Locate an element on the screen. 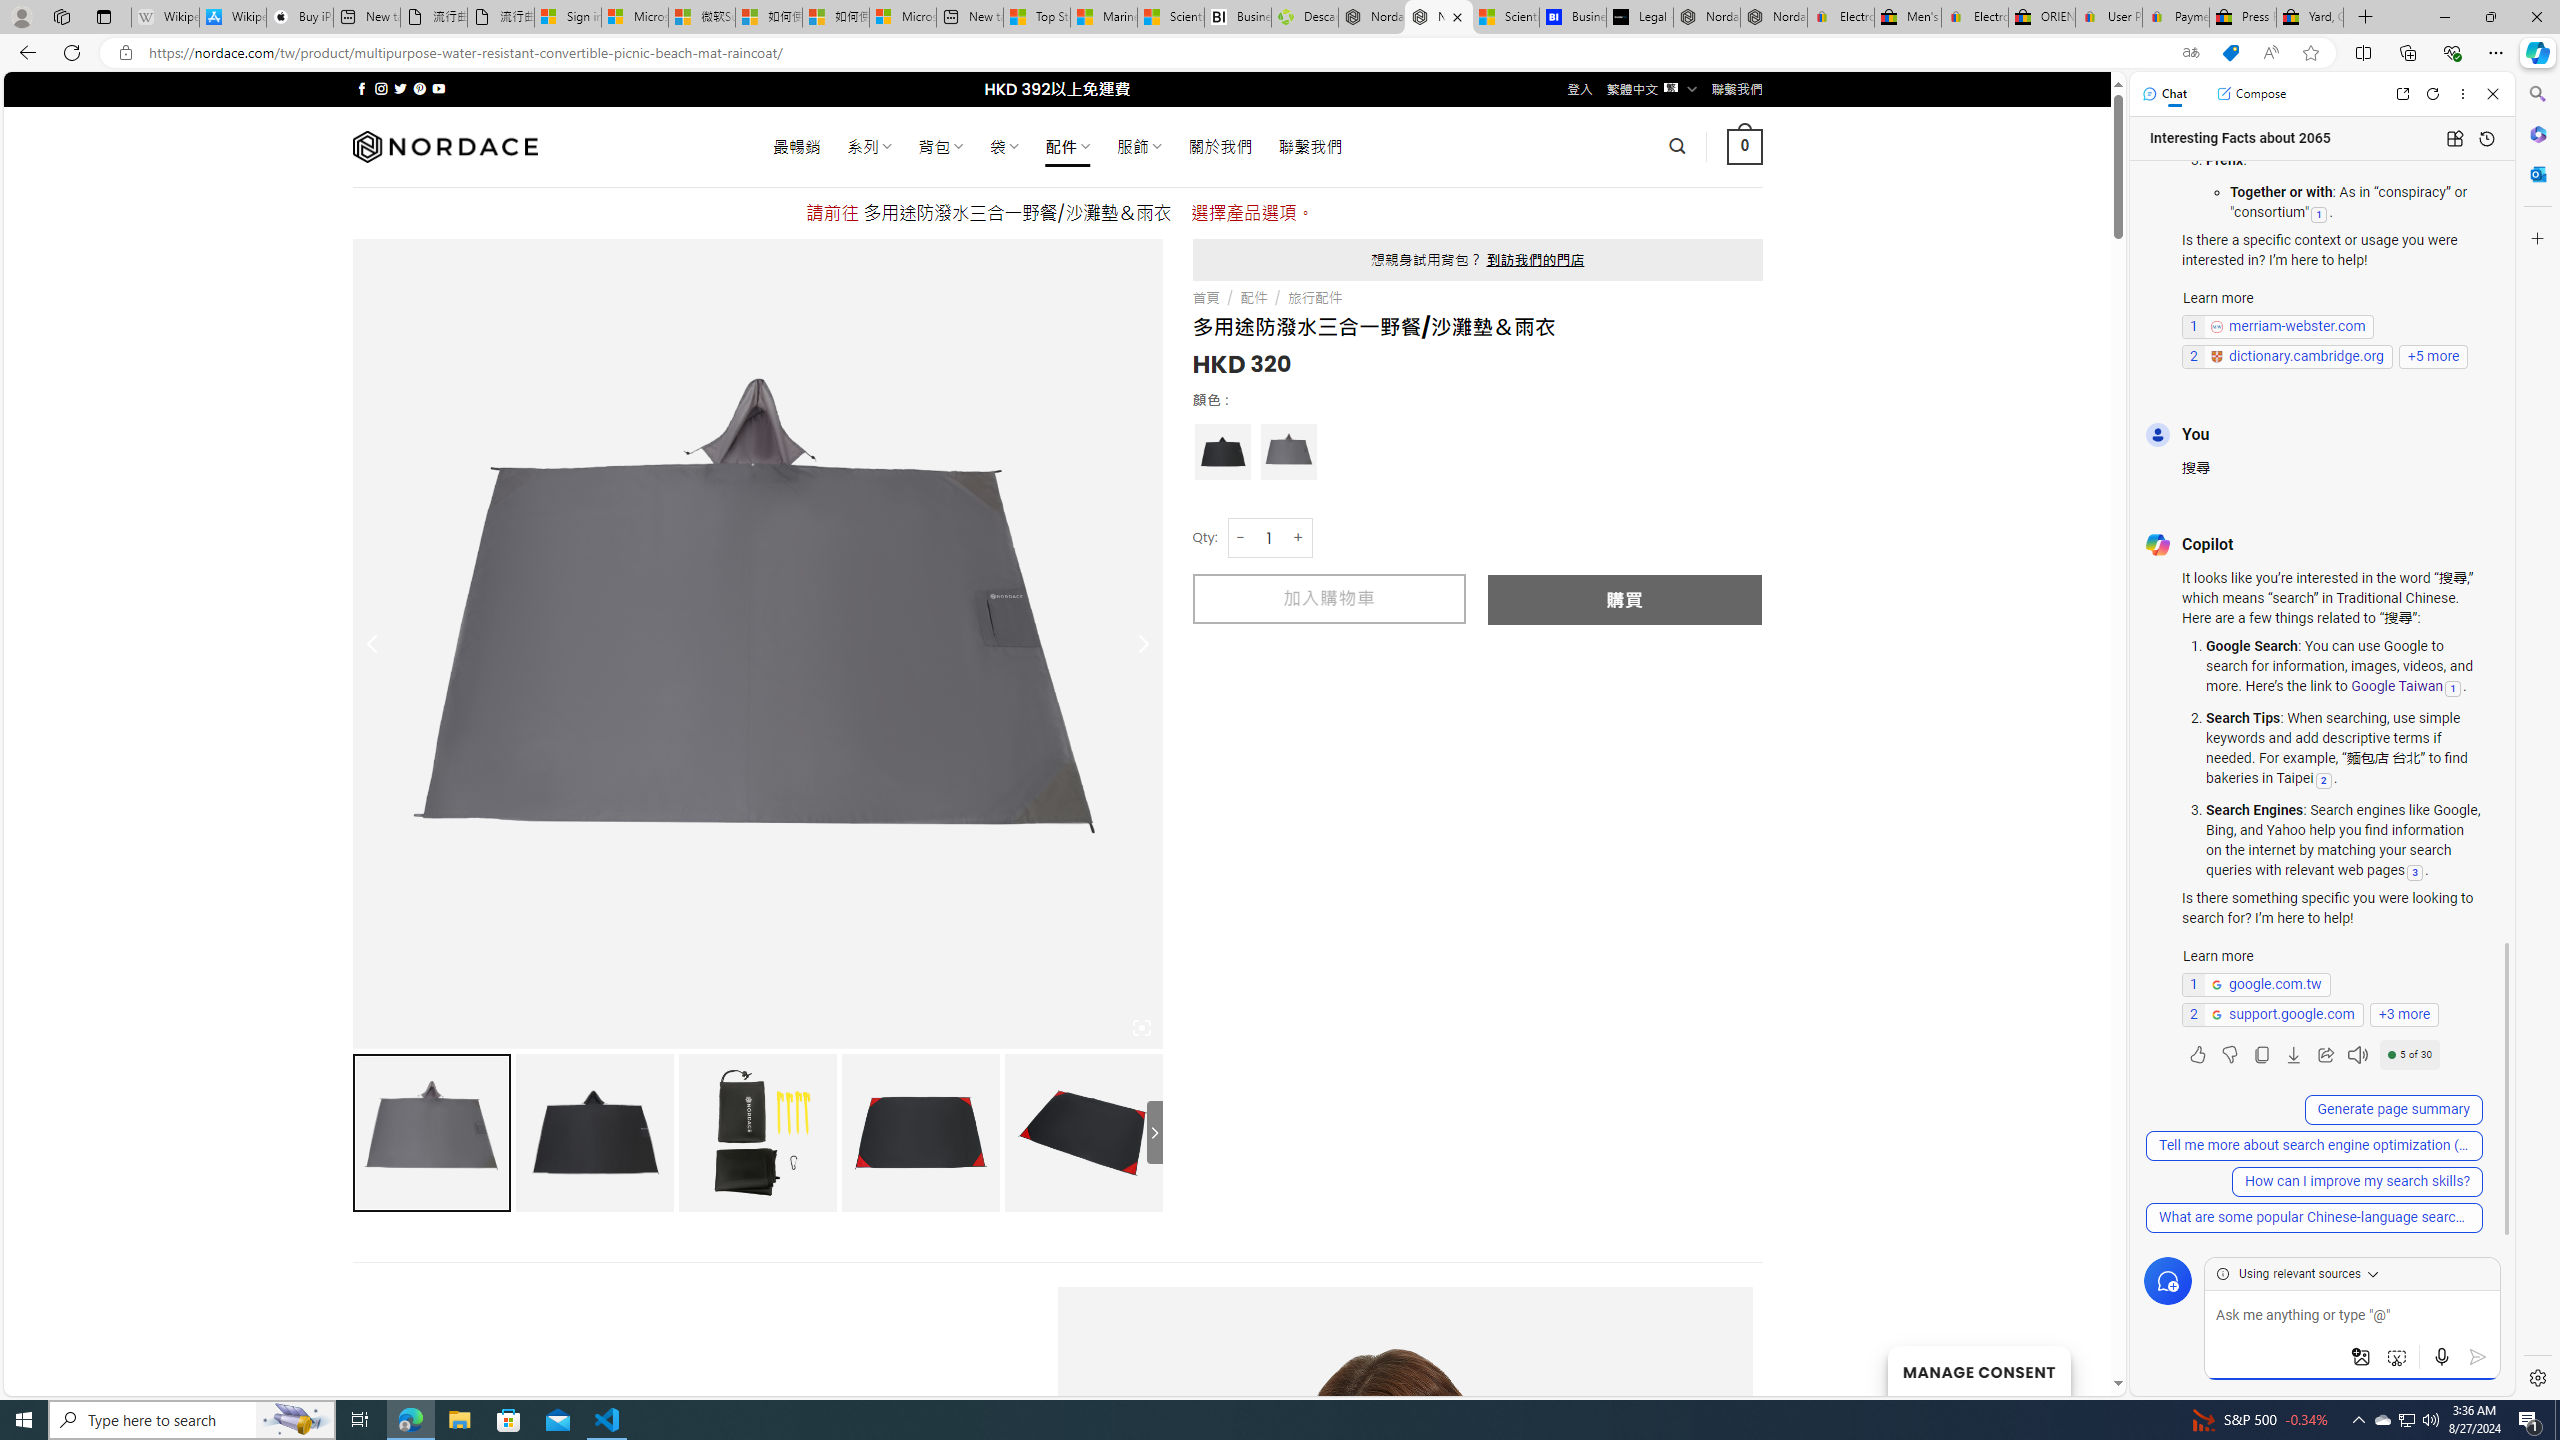  'Minimize Search pane' is located at coordinates (2535, 93).